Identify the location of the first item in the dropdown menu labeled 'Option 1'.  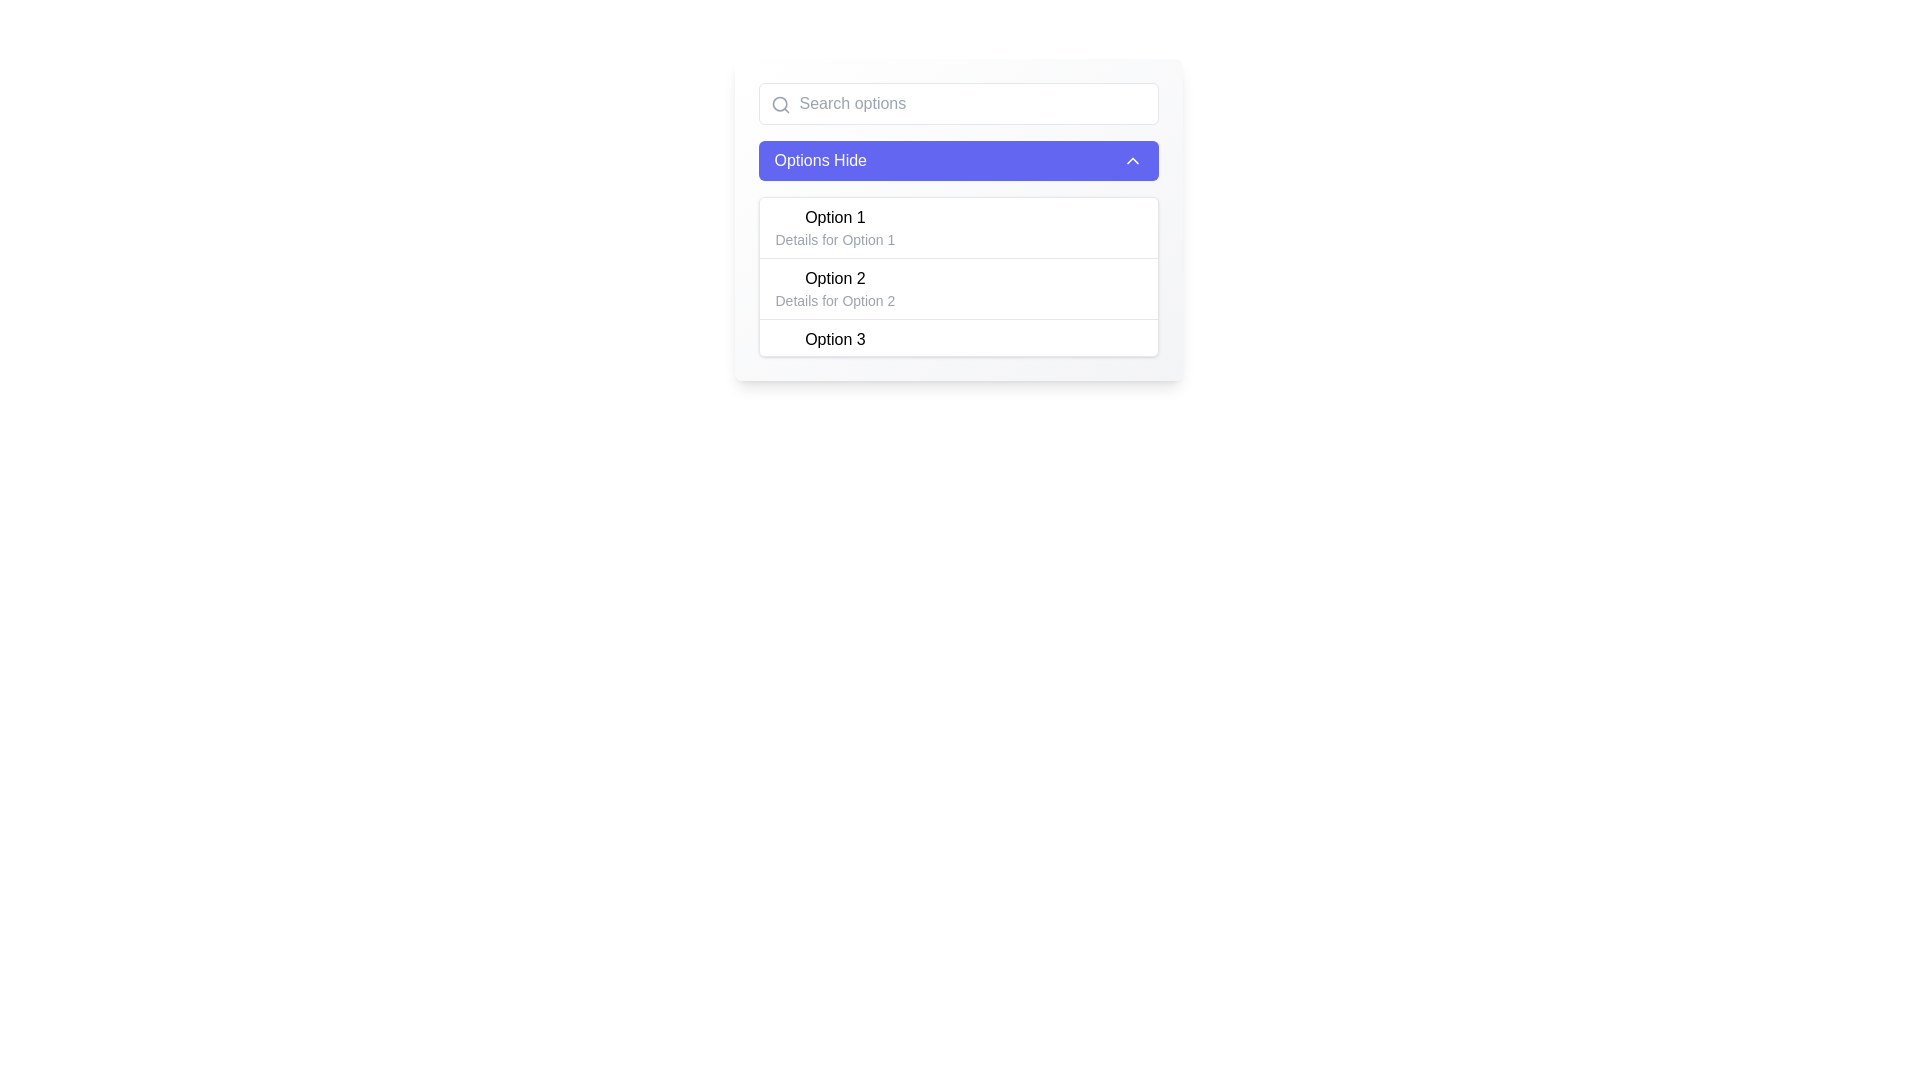
(835, 226).